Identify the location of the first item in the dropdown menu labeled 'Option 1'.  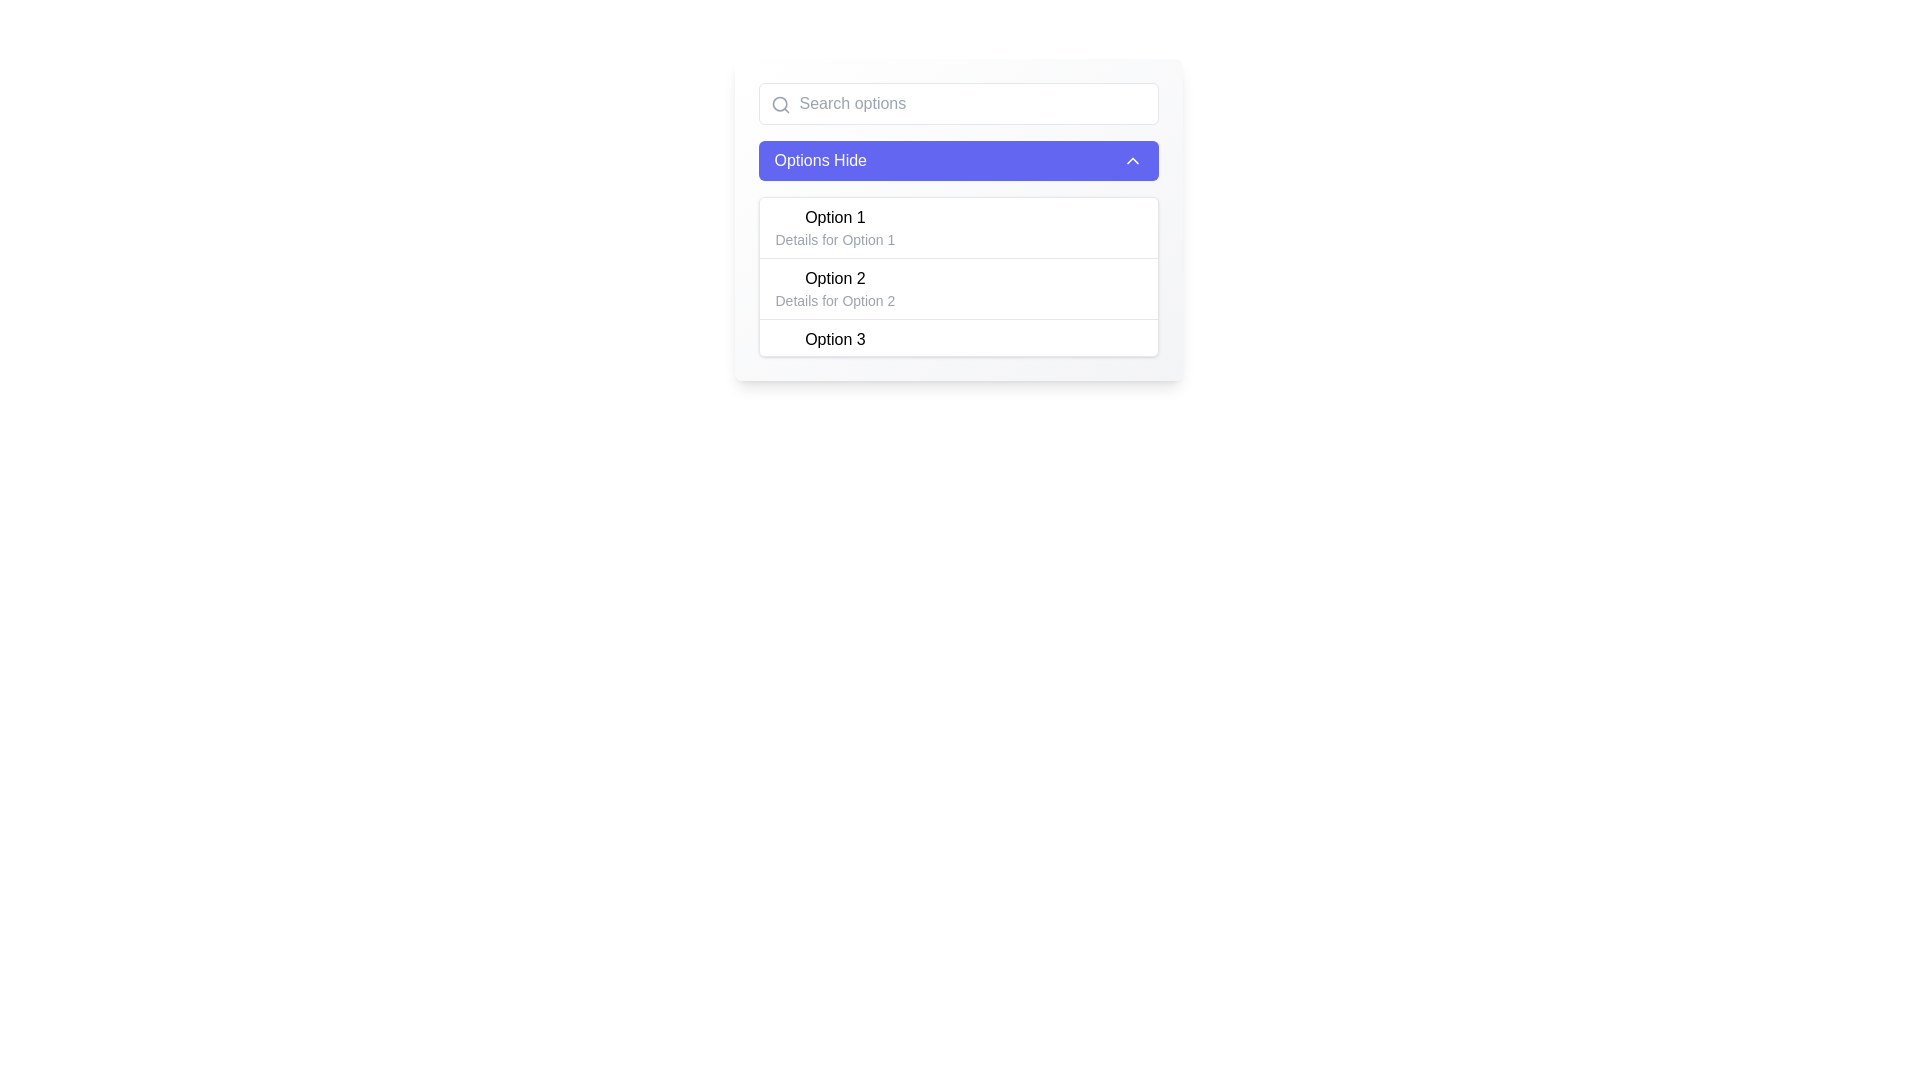
(835, 226).